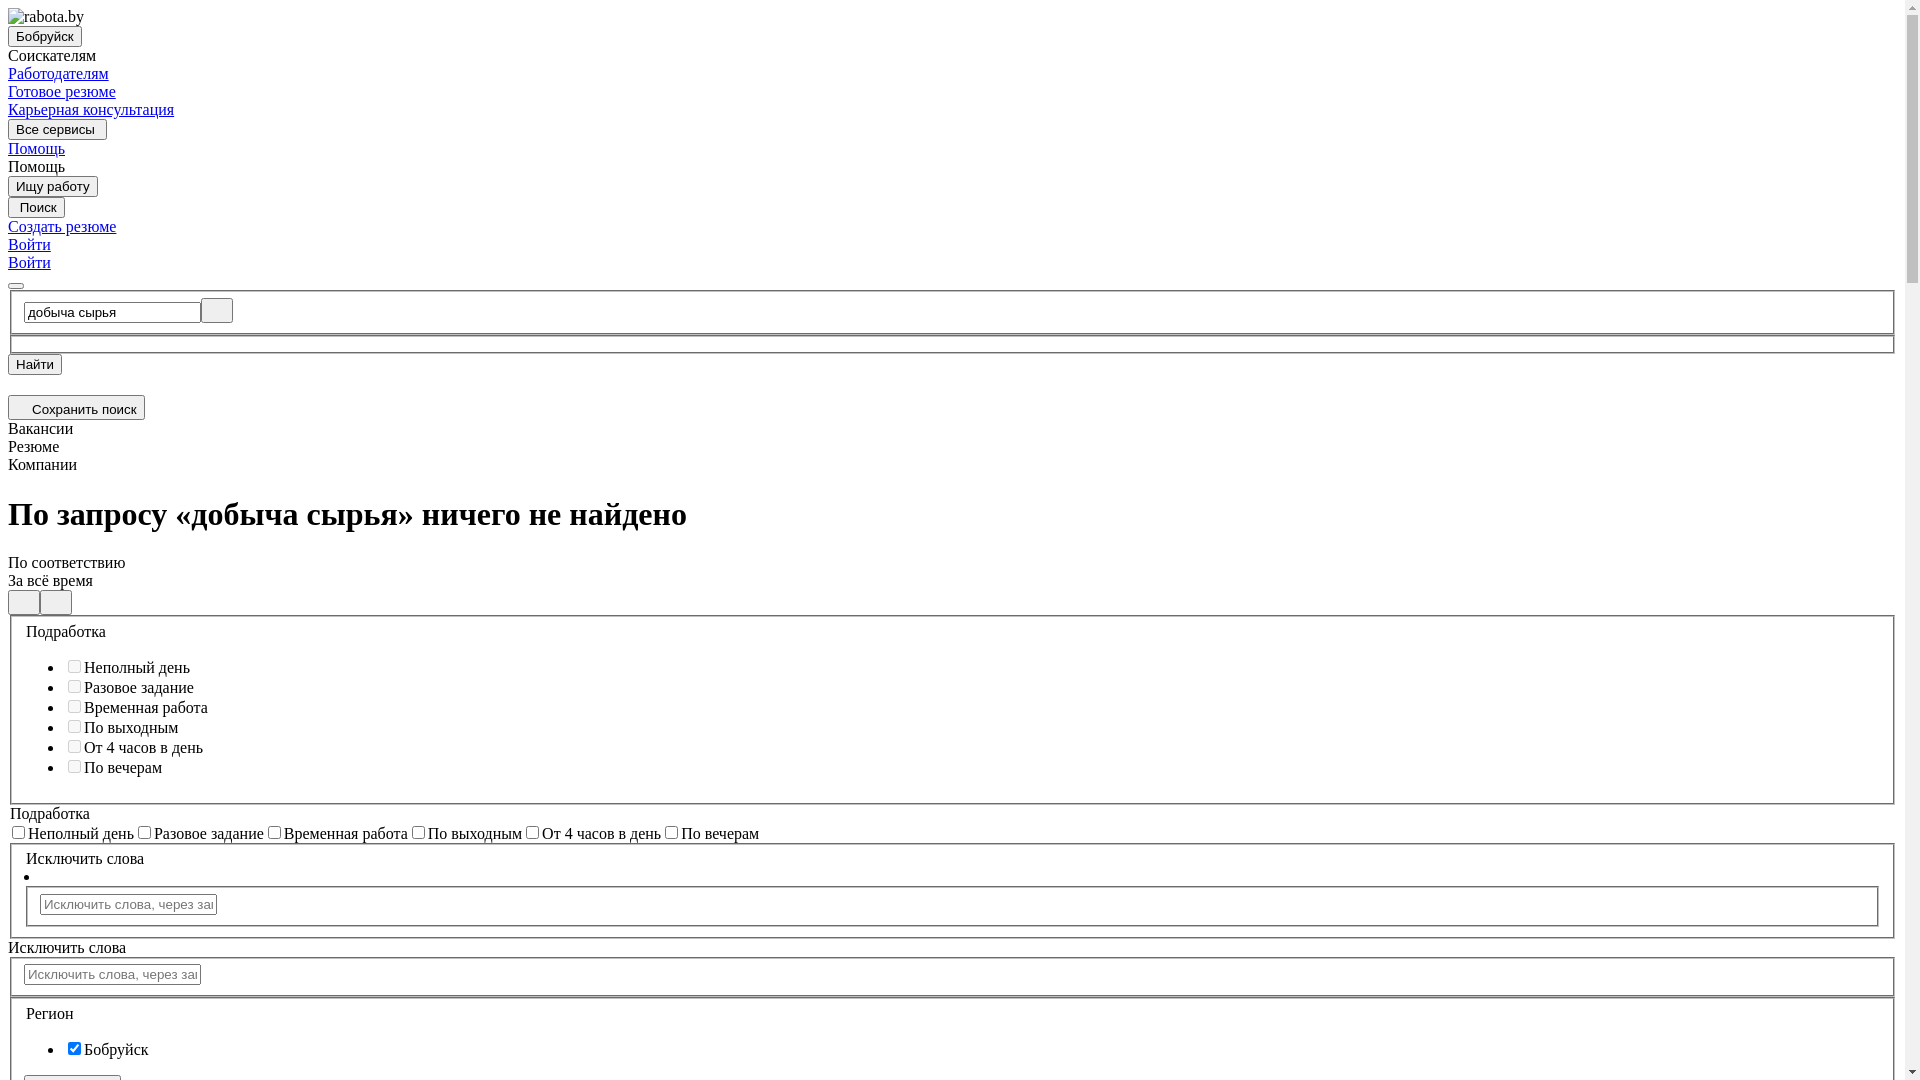  What do you see at coordinates (216, 310) in the screenshot?
I see `'Clear'` at bounding box center [216, 310].